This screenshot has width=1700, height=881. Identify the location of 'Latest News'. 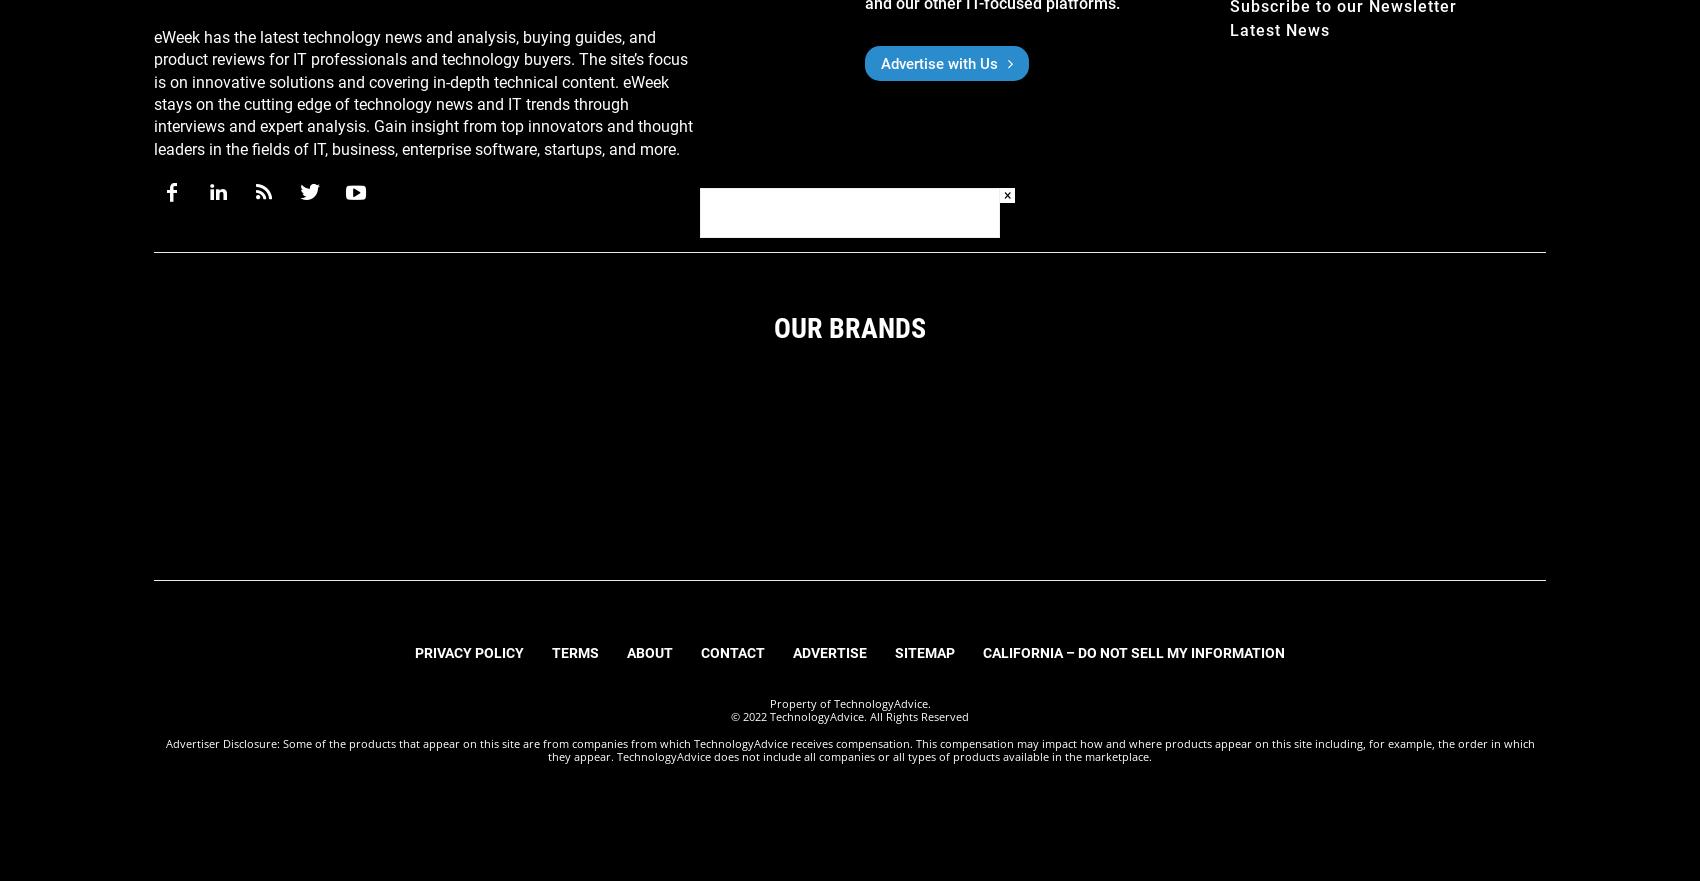
(1279, 28).